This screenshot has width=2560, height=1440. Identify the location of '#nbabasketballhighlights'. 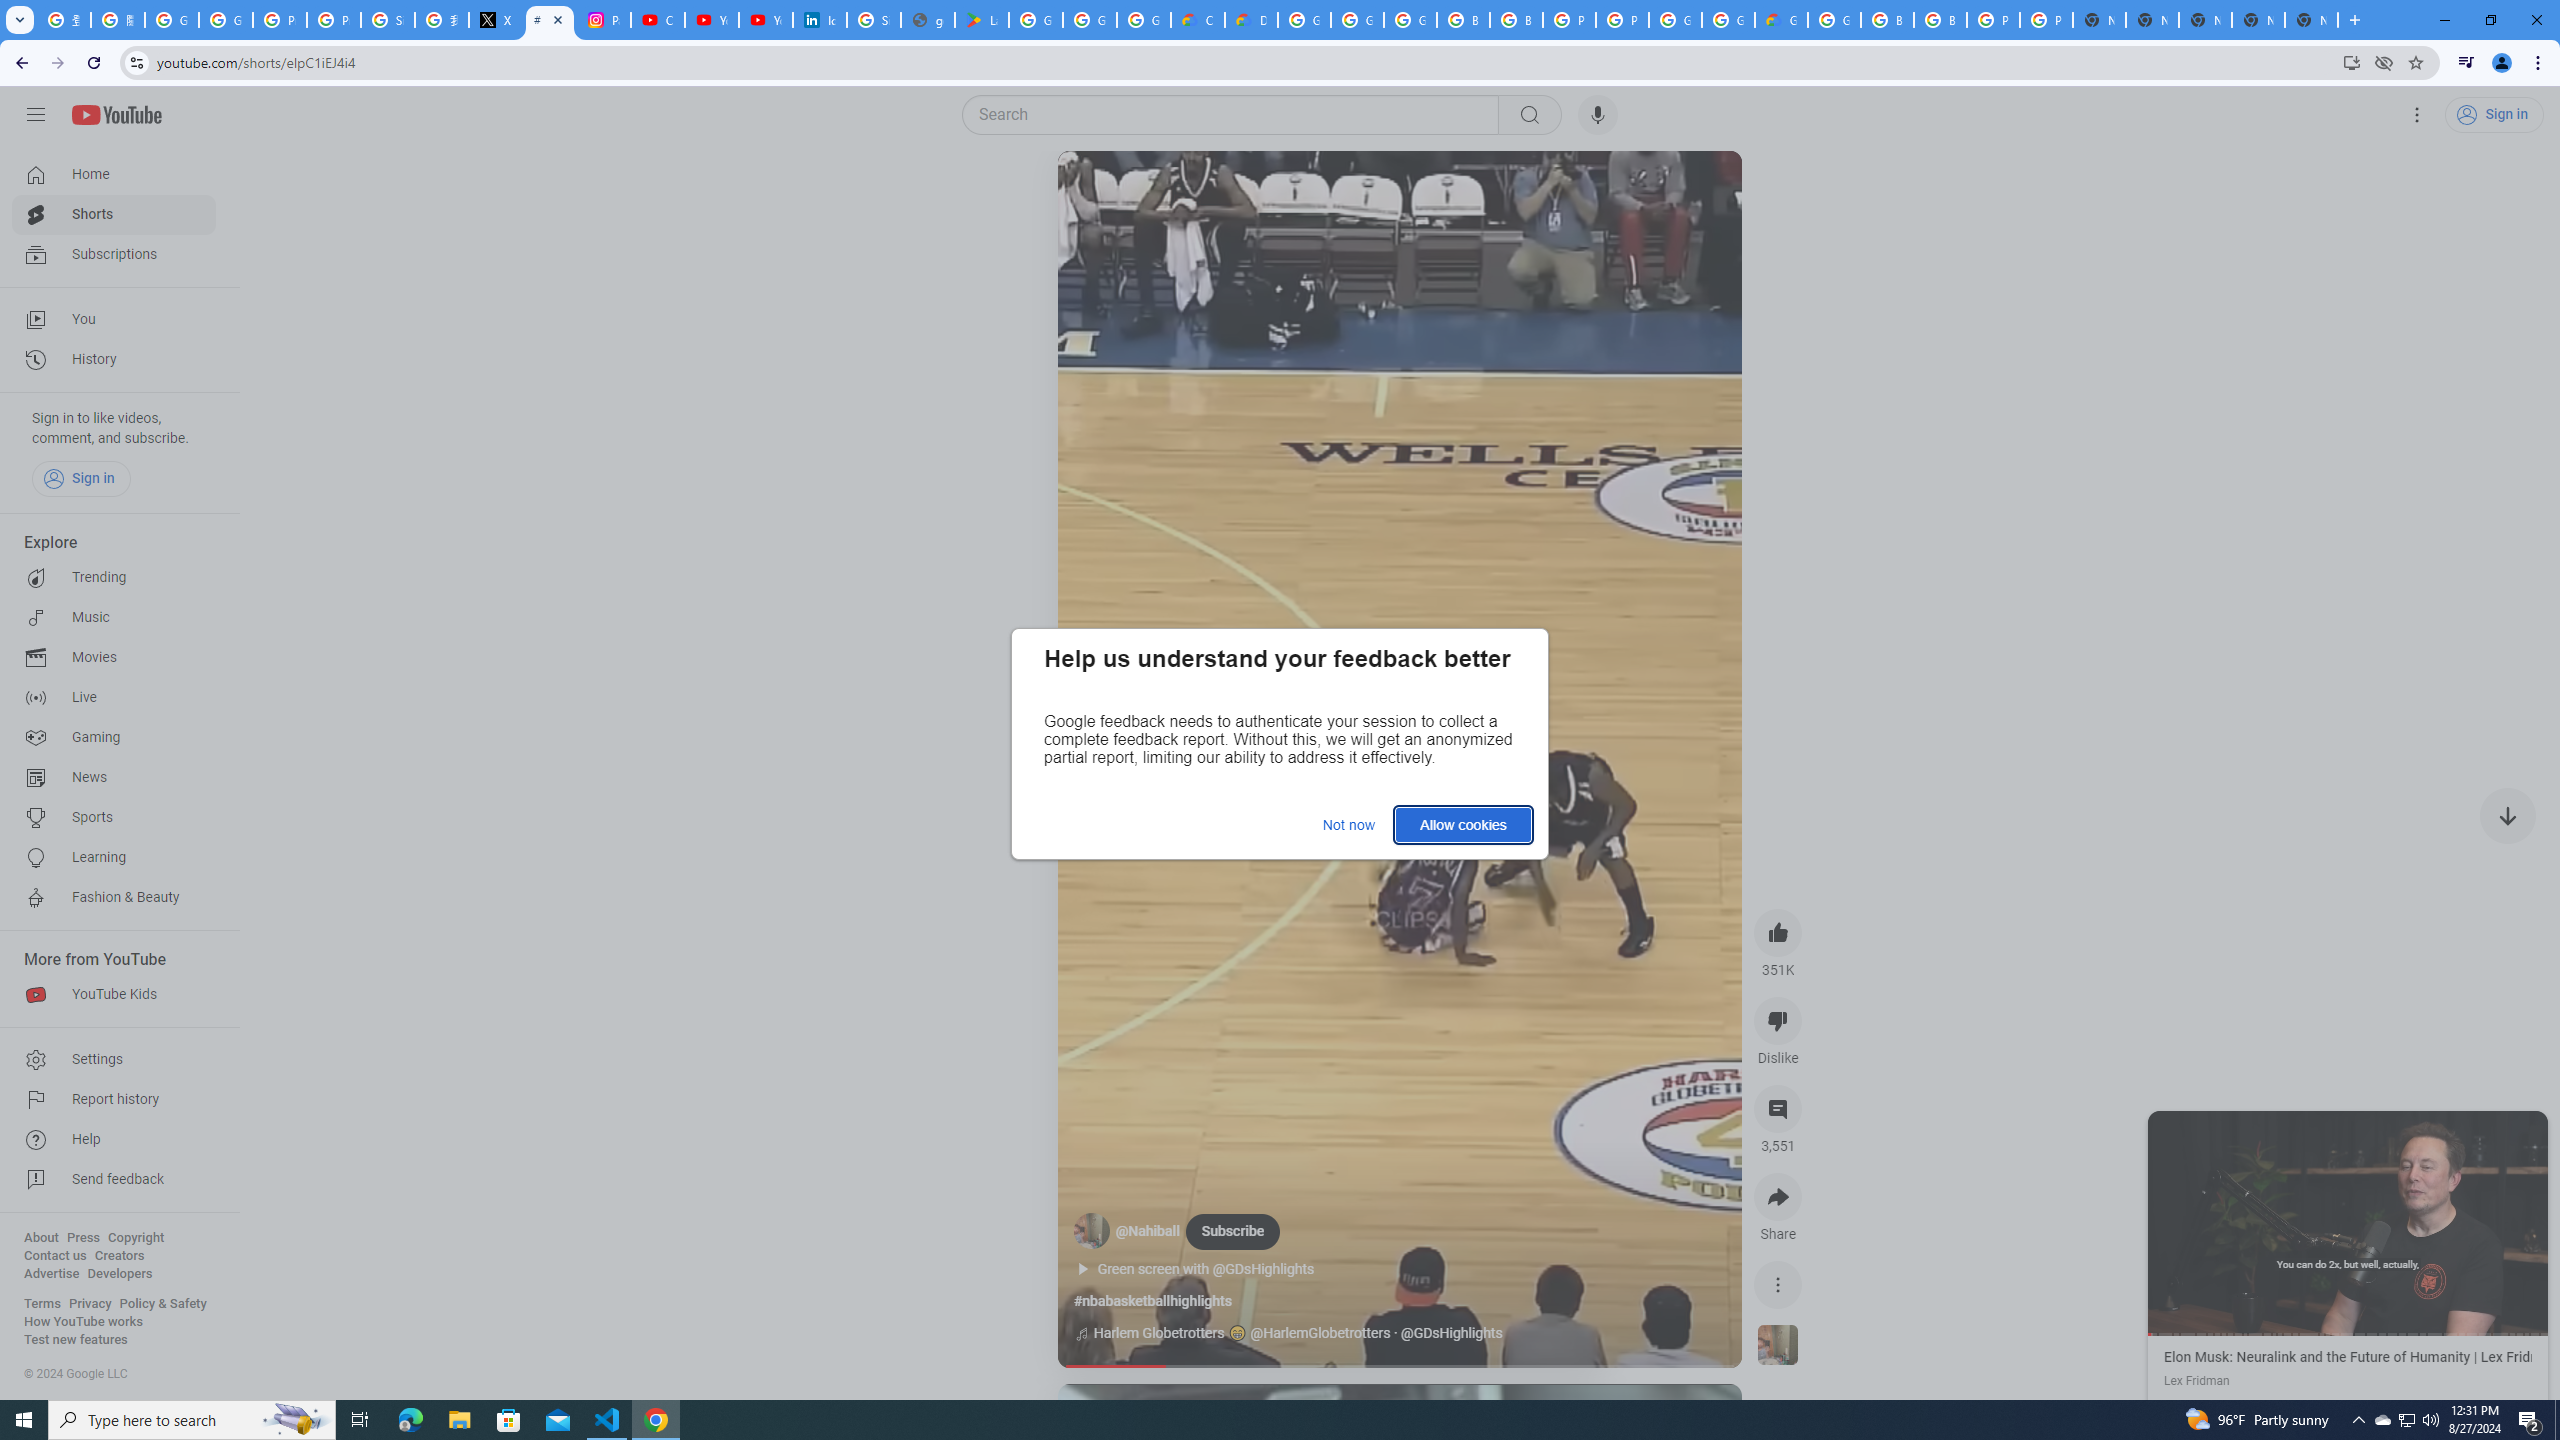
(1151, 1301).